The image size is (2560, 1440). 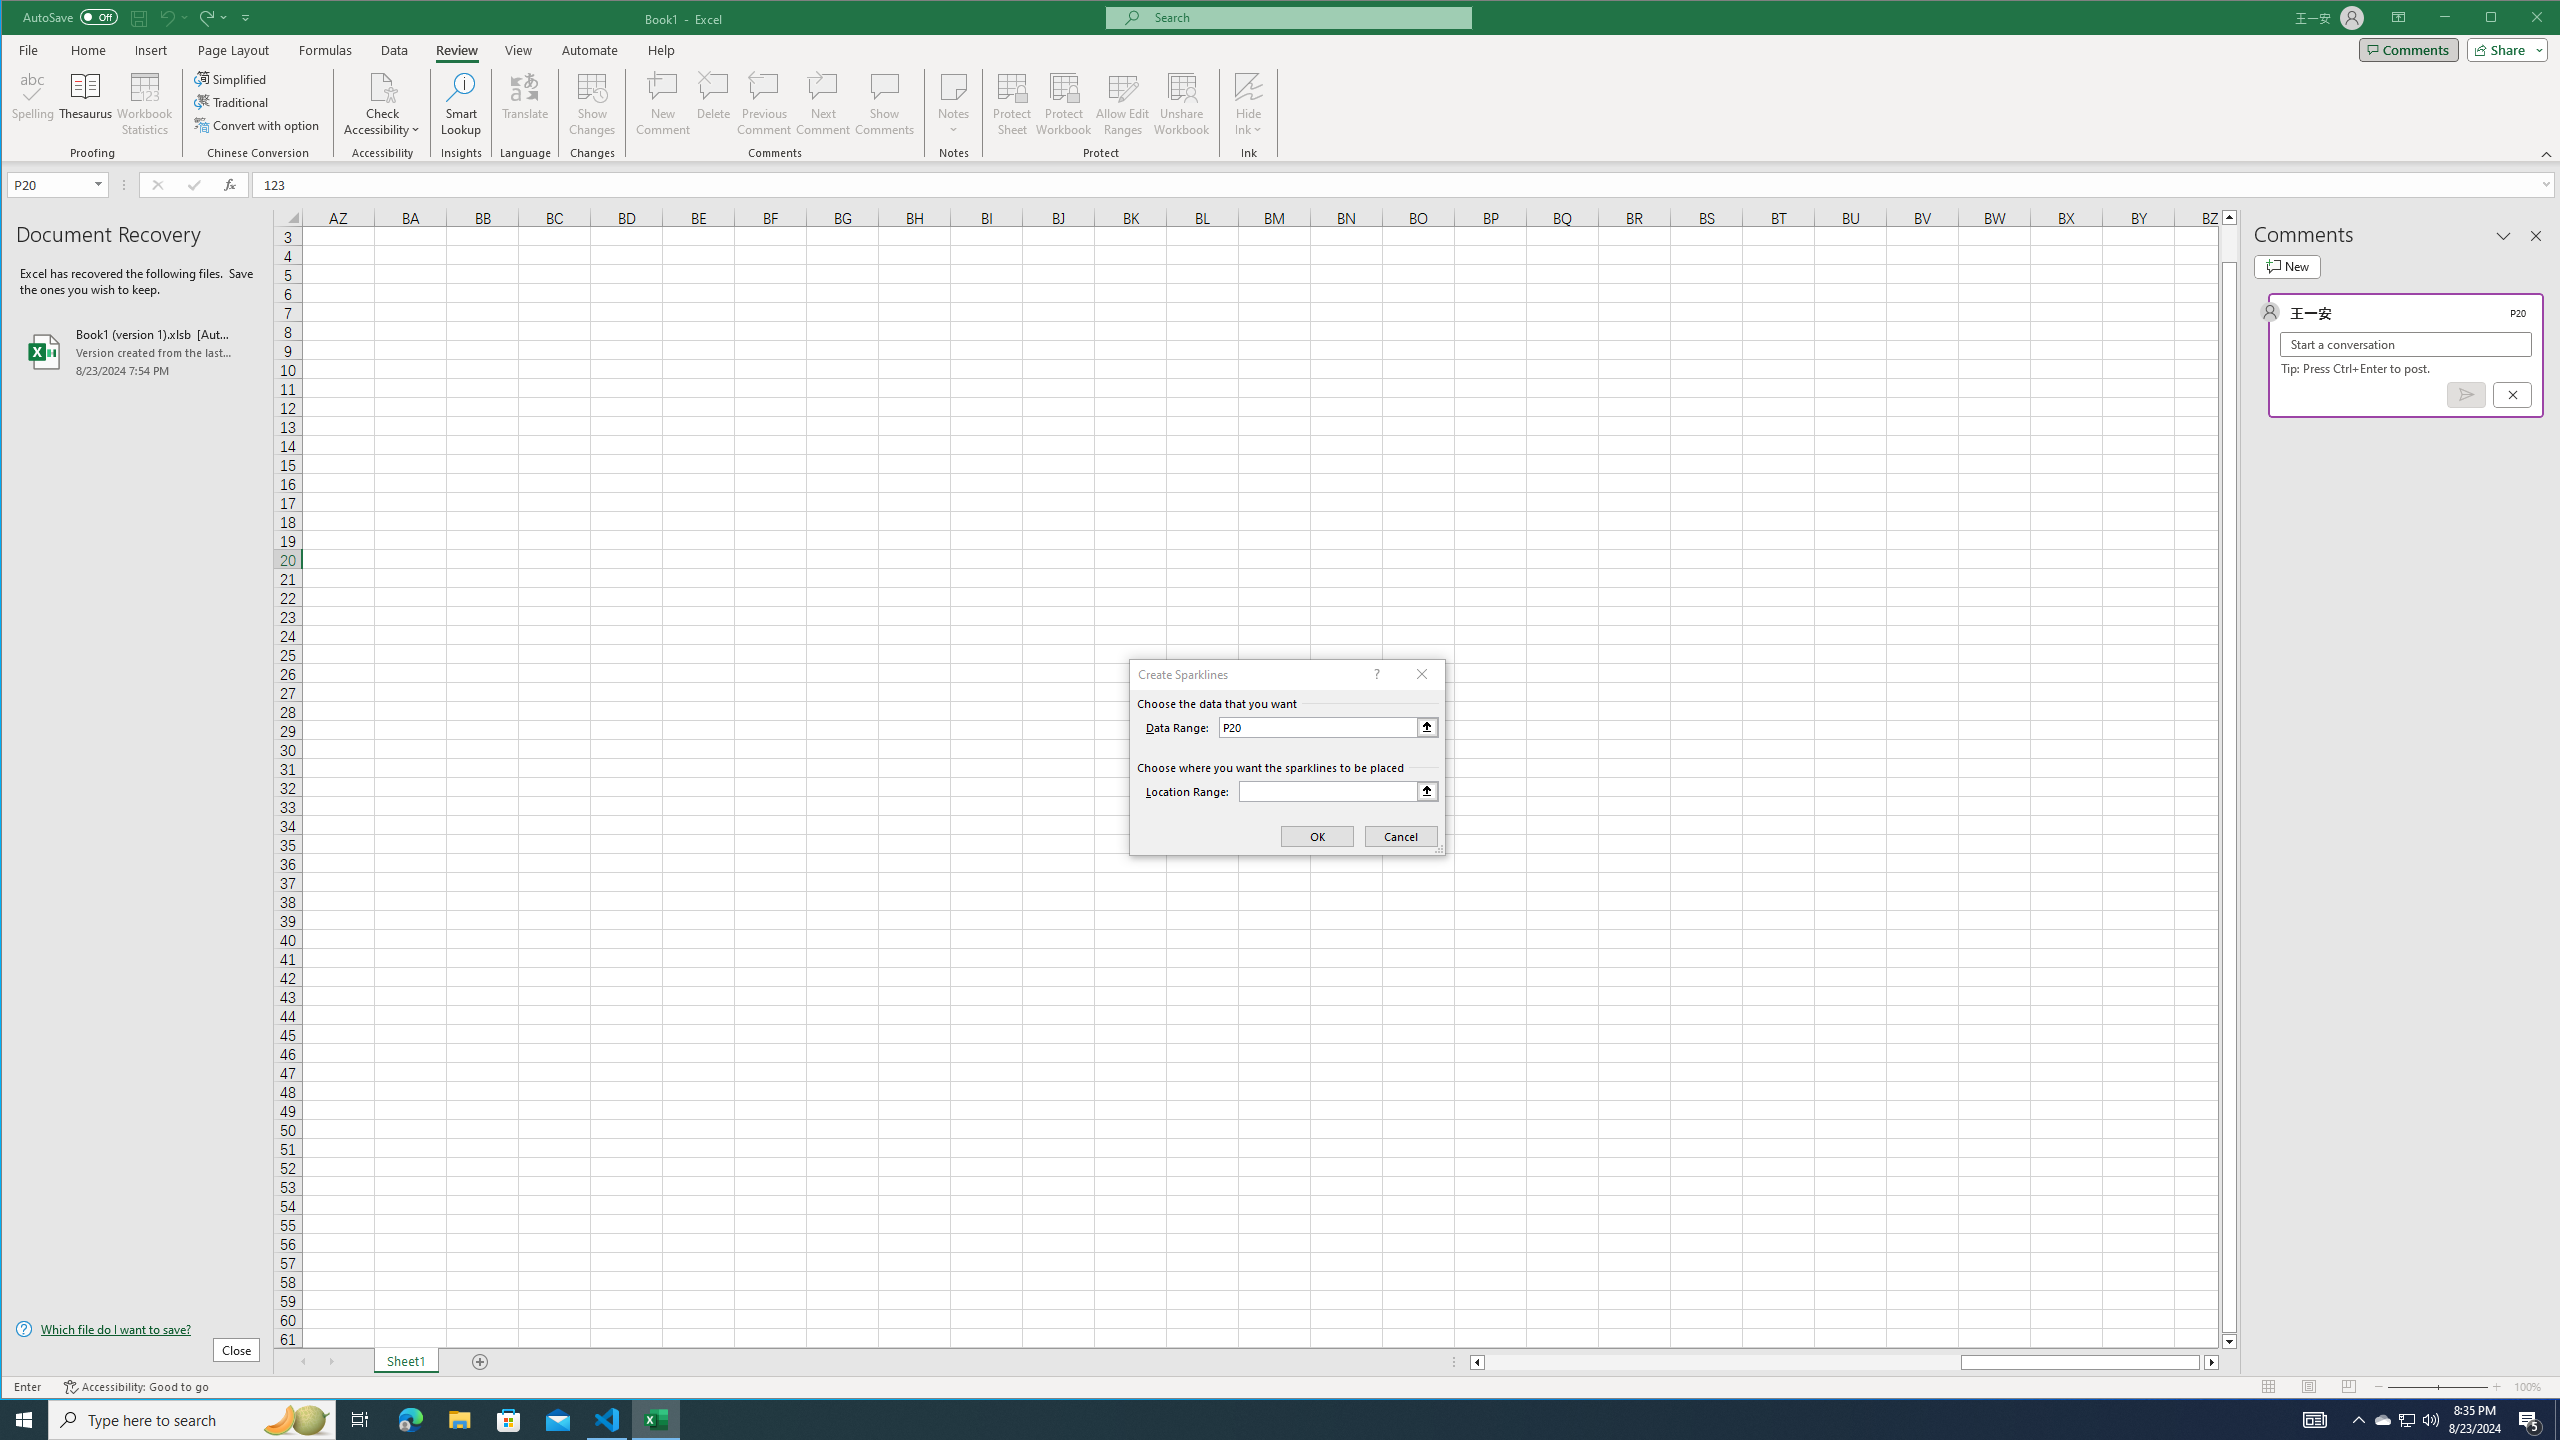 What do you see at coordinates (1011, 103) in the screenshot?
I see `'Protect Sheet...'` at bounding box center [1011, 103].